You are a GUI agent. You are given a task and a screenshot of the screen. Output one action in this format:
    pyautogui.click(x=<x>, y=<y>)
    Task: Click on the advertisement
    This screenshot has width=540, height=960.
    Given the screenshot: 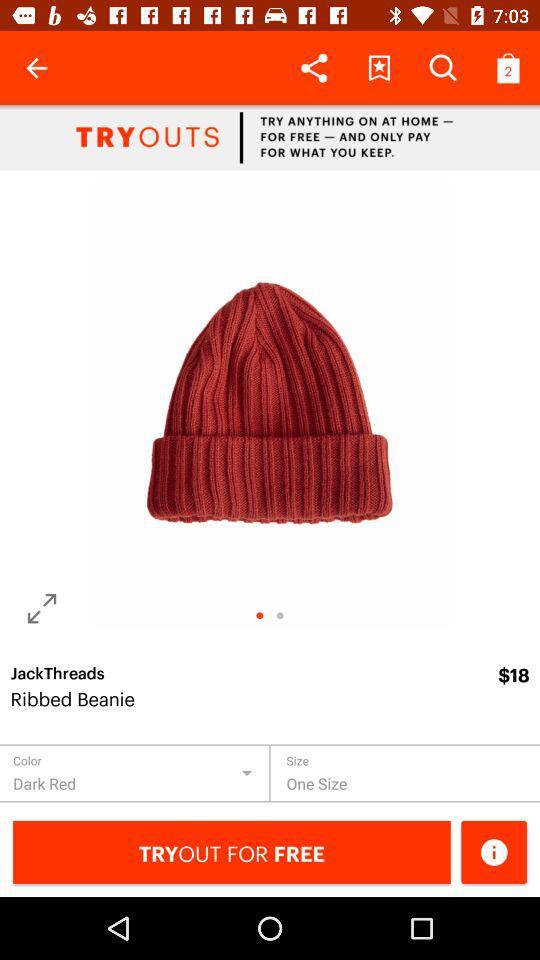 What is the action you would take?
    pyautogui.click(x=270, y=136)
    